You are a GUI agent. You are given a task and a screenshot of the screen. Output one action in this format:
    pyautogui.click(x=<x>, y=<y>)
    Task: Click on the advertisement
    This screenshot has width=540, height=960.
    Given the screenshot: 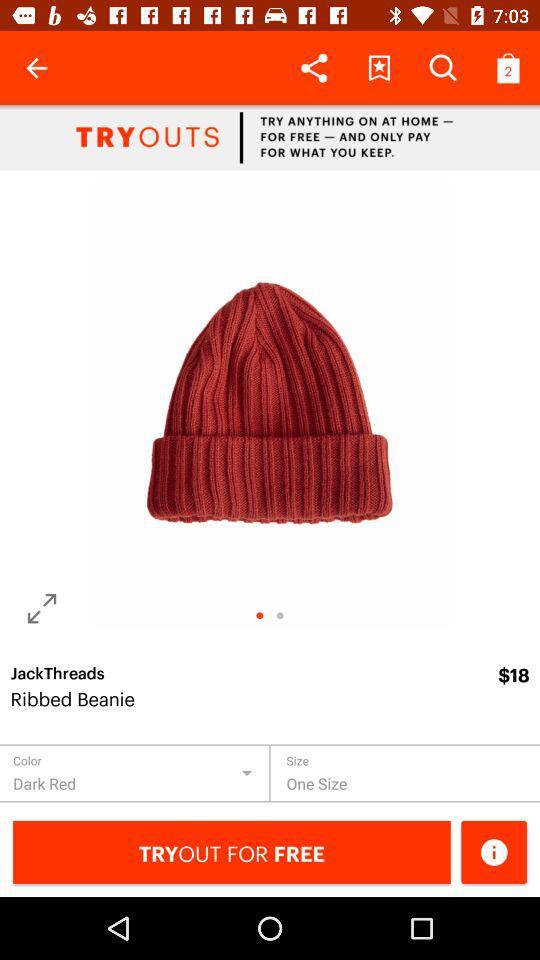 What is the action you would take?
    pyautogui.click(x=270, y=136)
    